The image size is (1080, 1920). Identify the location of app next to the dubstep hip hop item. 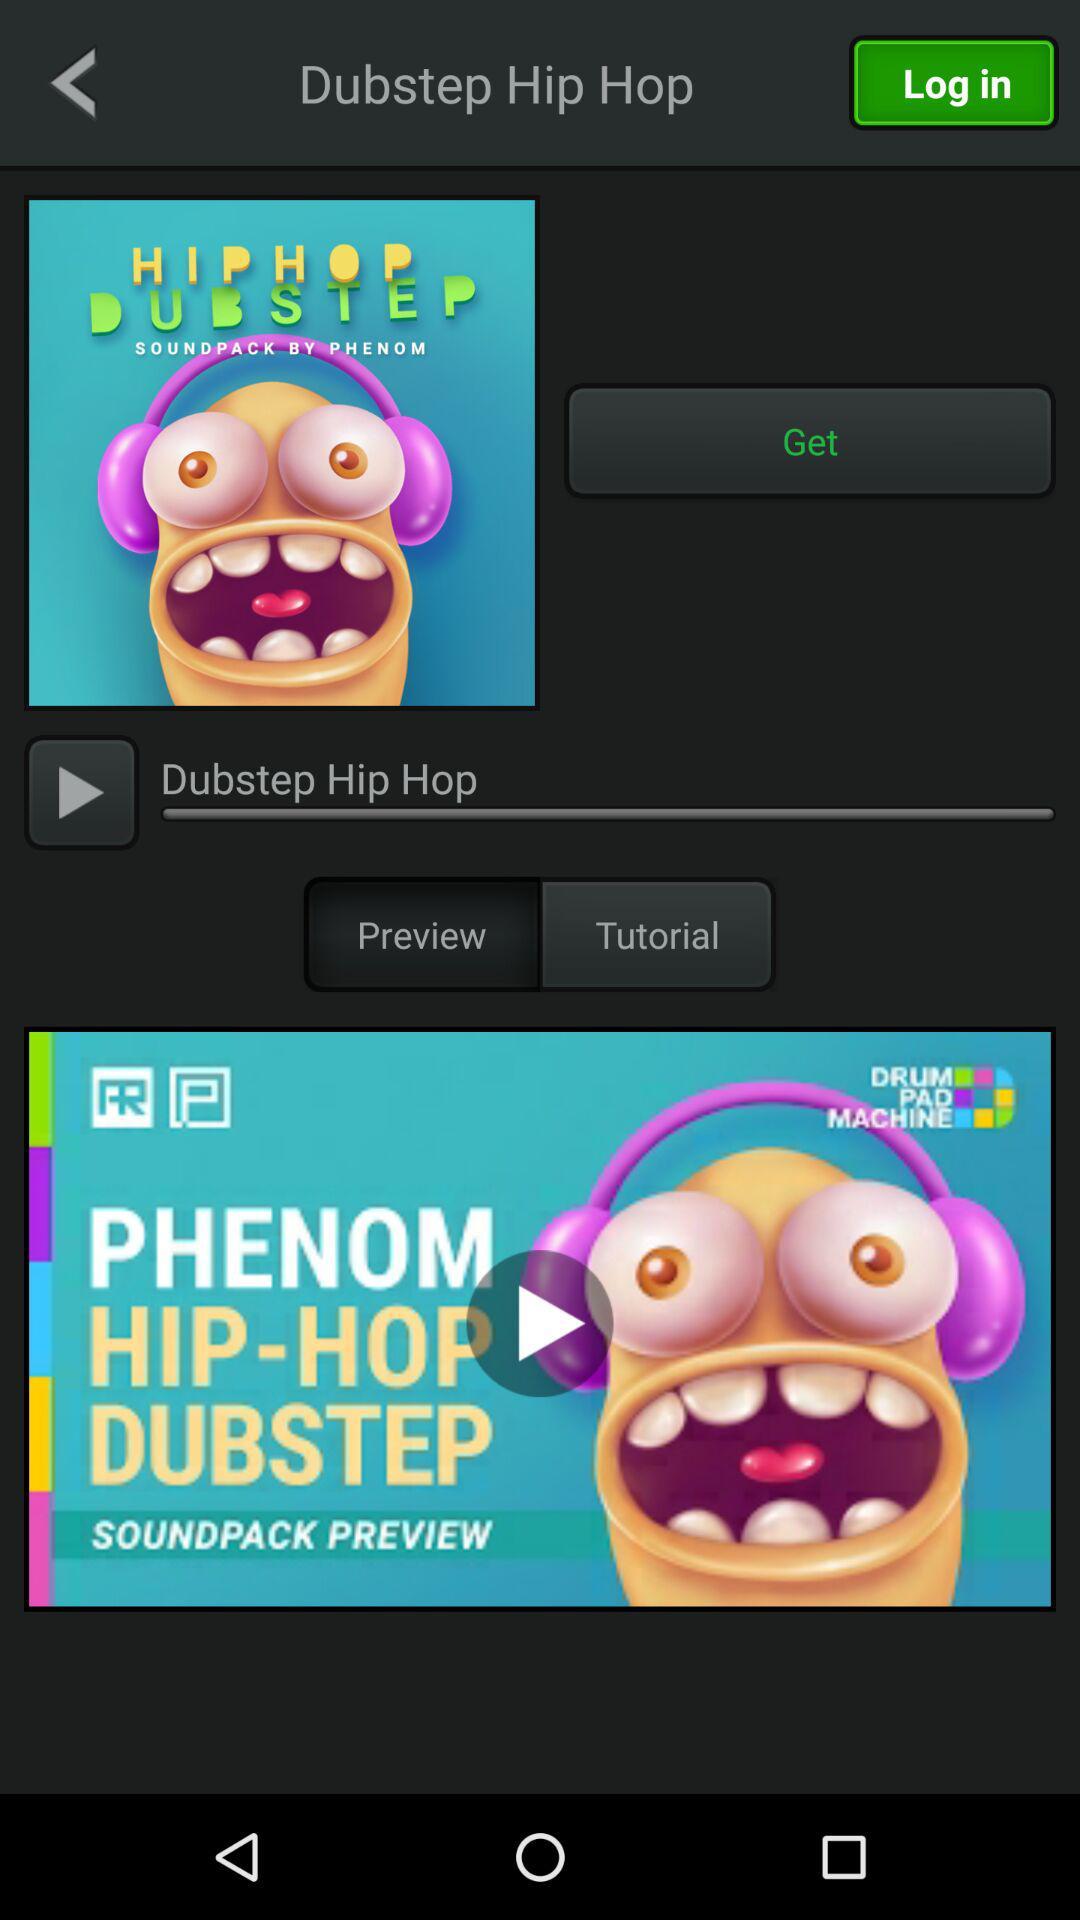
(71, 81).